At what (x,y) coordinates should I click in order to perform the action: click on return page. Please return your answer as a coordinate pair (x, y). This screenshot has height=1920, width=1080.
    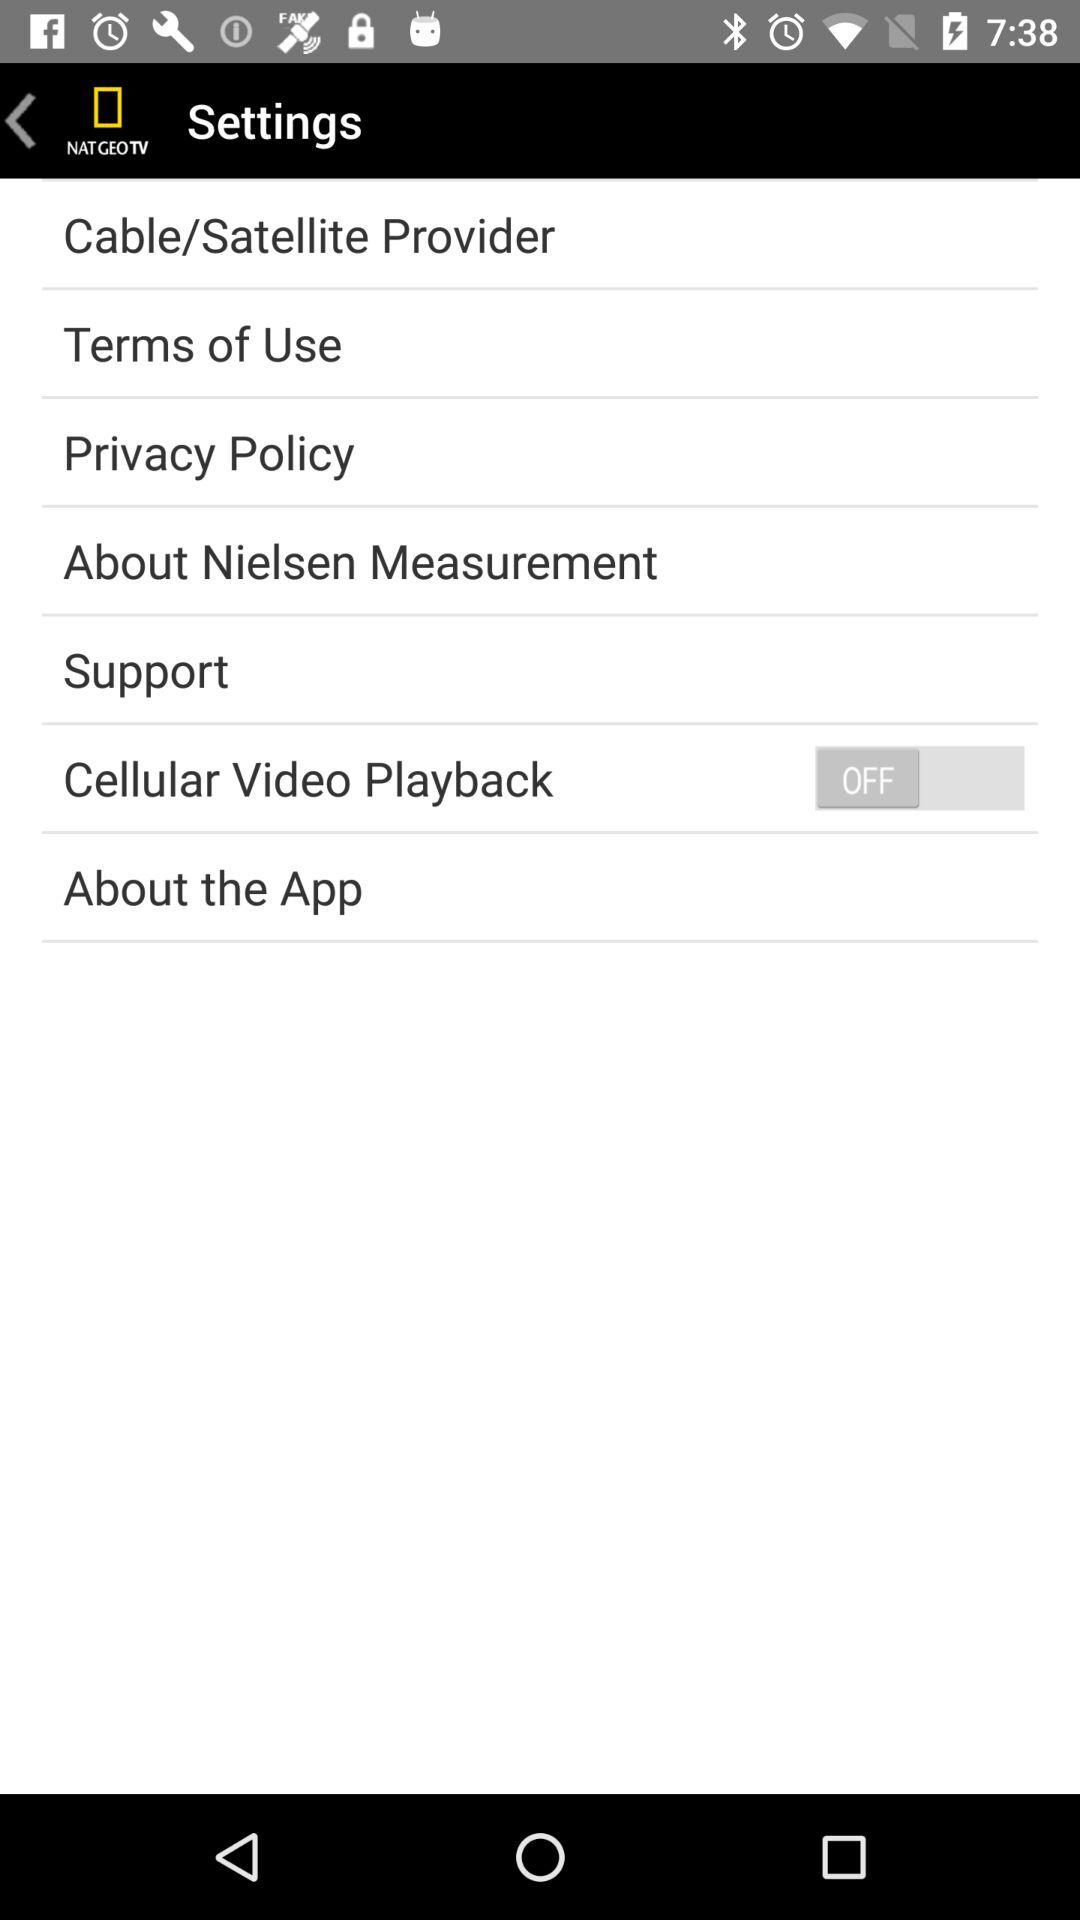
    Looking at the image, I should click on (20, 119).